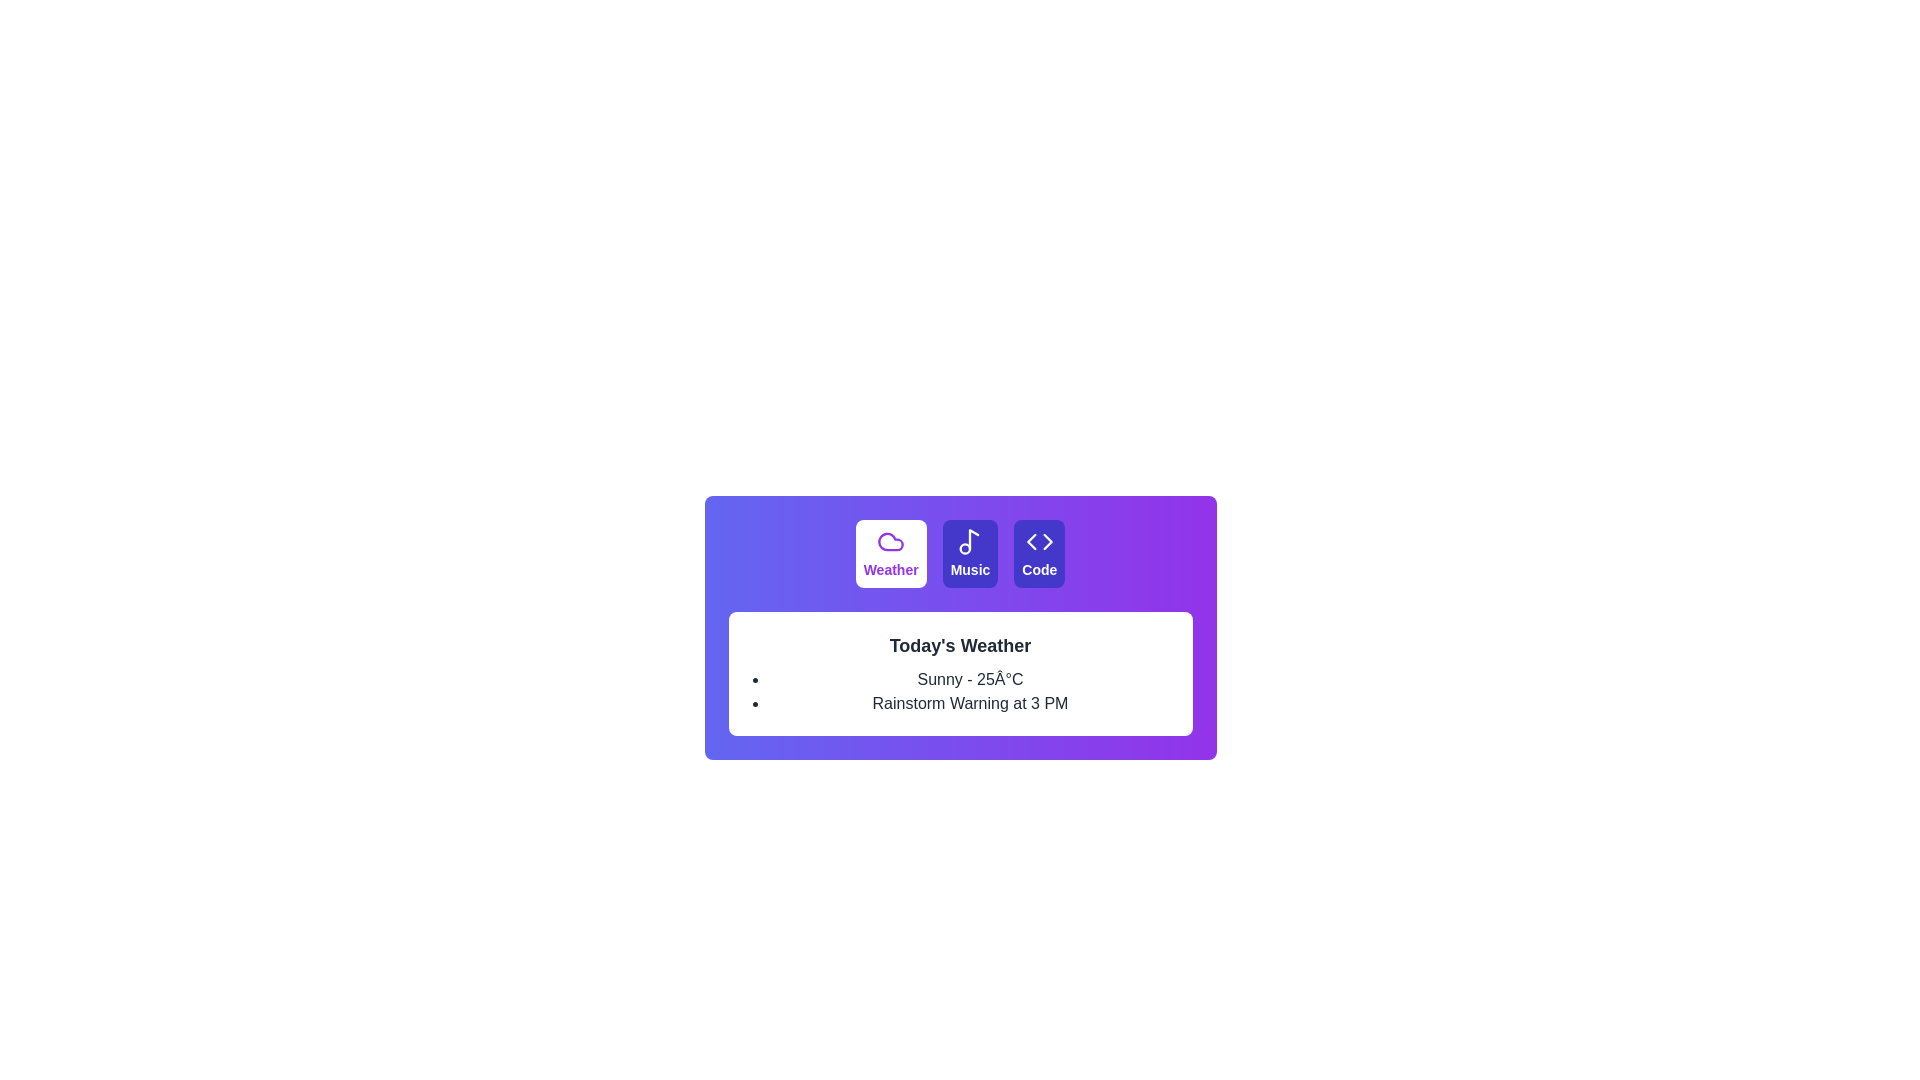 This screenshot has width=1920, height=1080. What do you see at coordinates (970, 542) in the screenshot?
I see `the music icon located in the middle part of the interface, specifically the second icon from the left in a horizontal row of three icons` at bounding box center [970, 542].